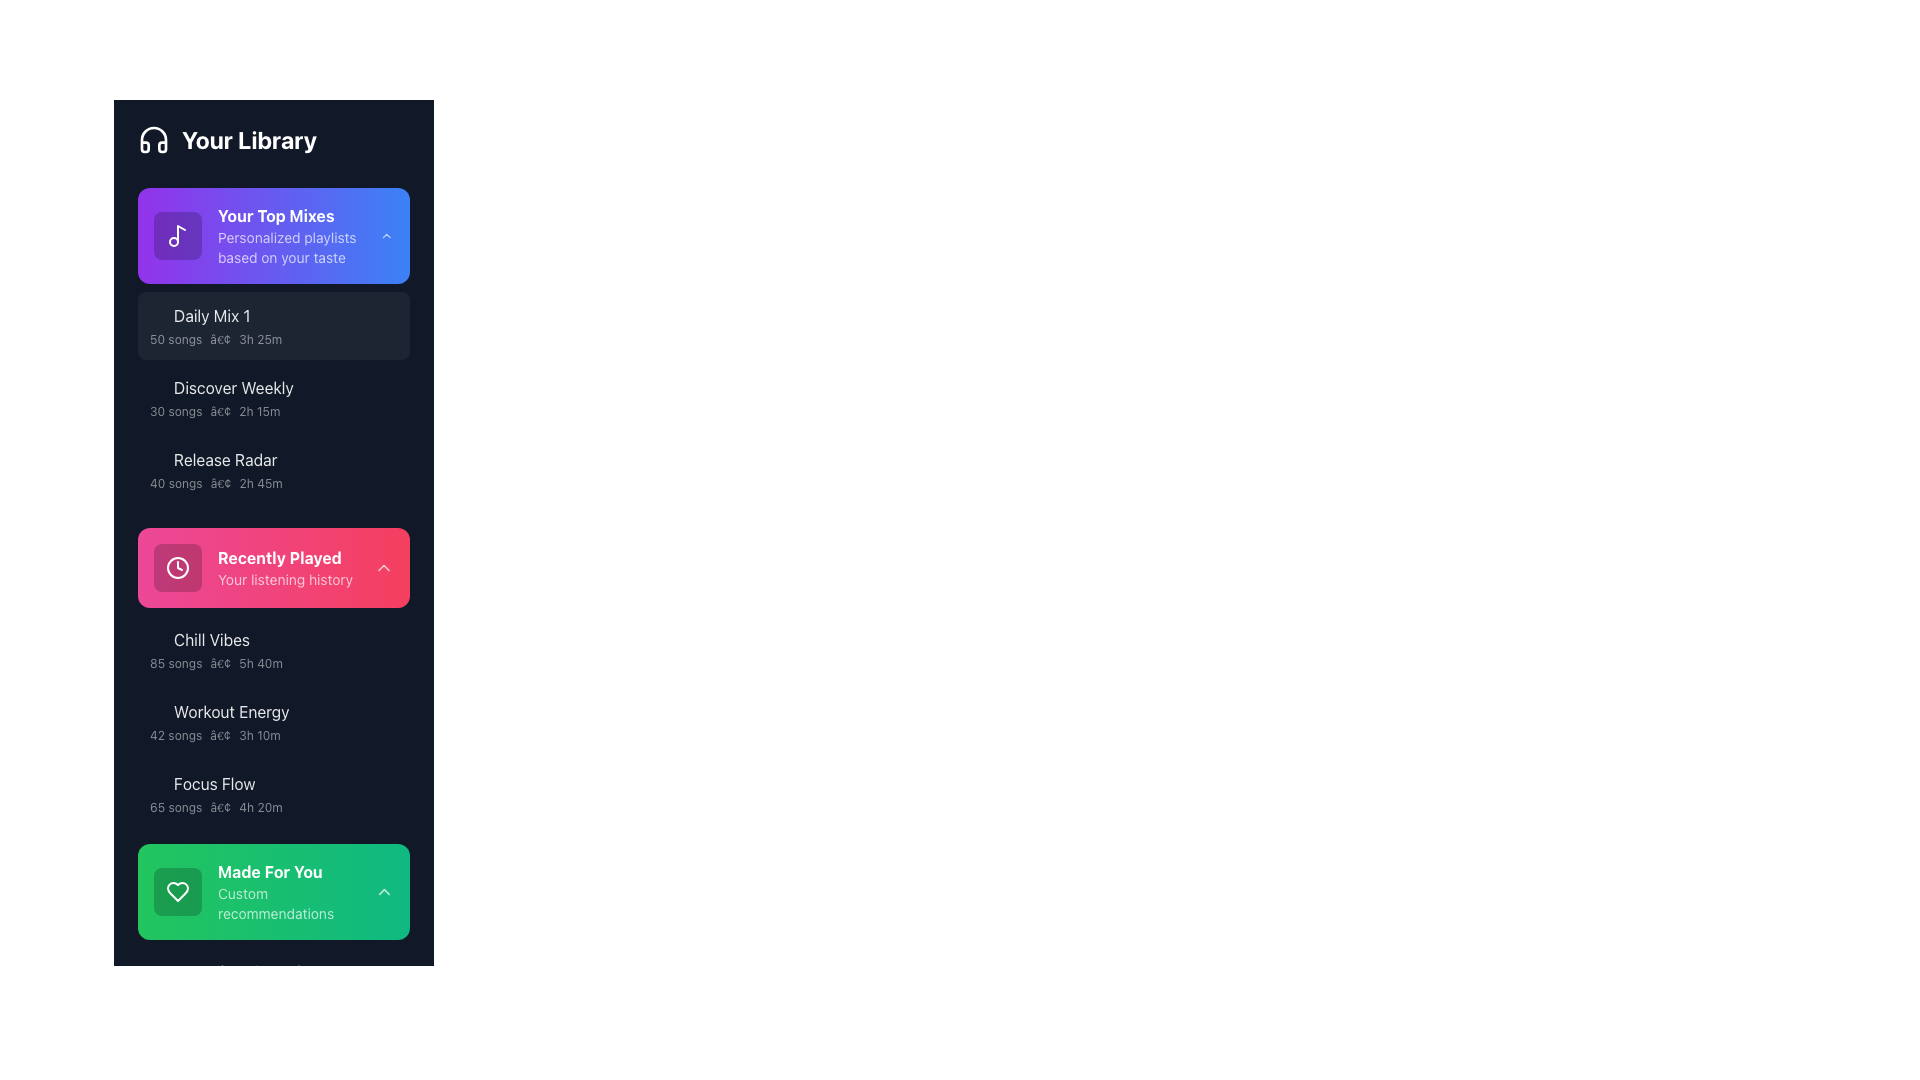 This screenshot has width=1920, height=1080. I want to click on the 'Discover Weekly' label to change its text color, so click(233, 388).